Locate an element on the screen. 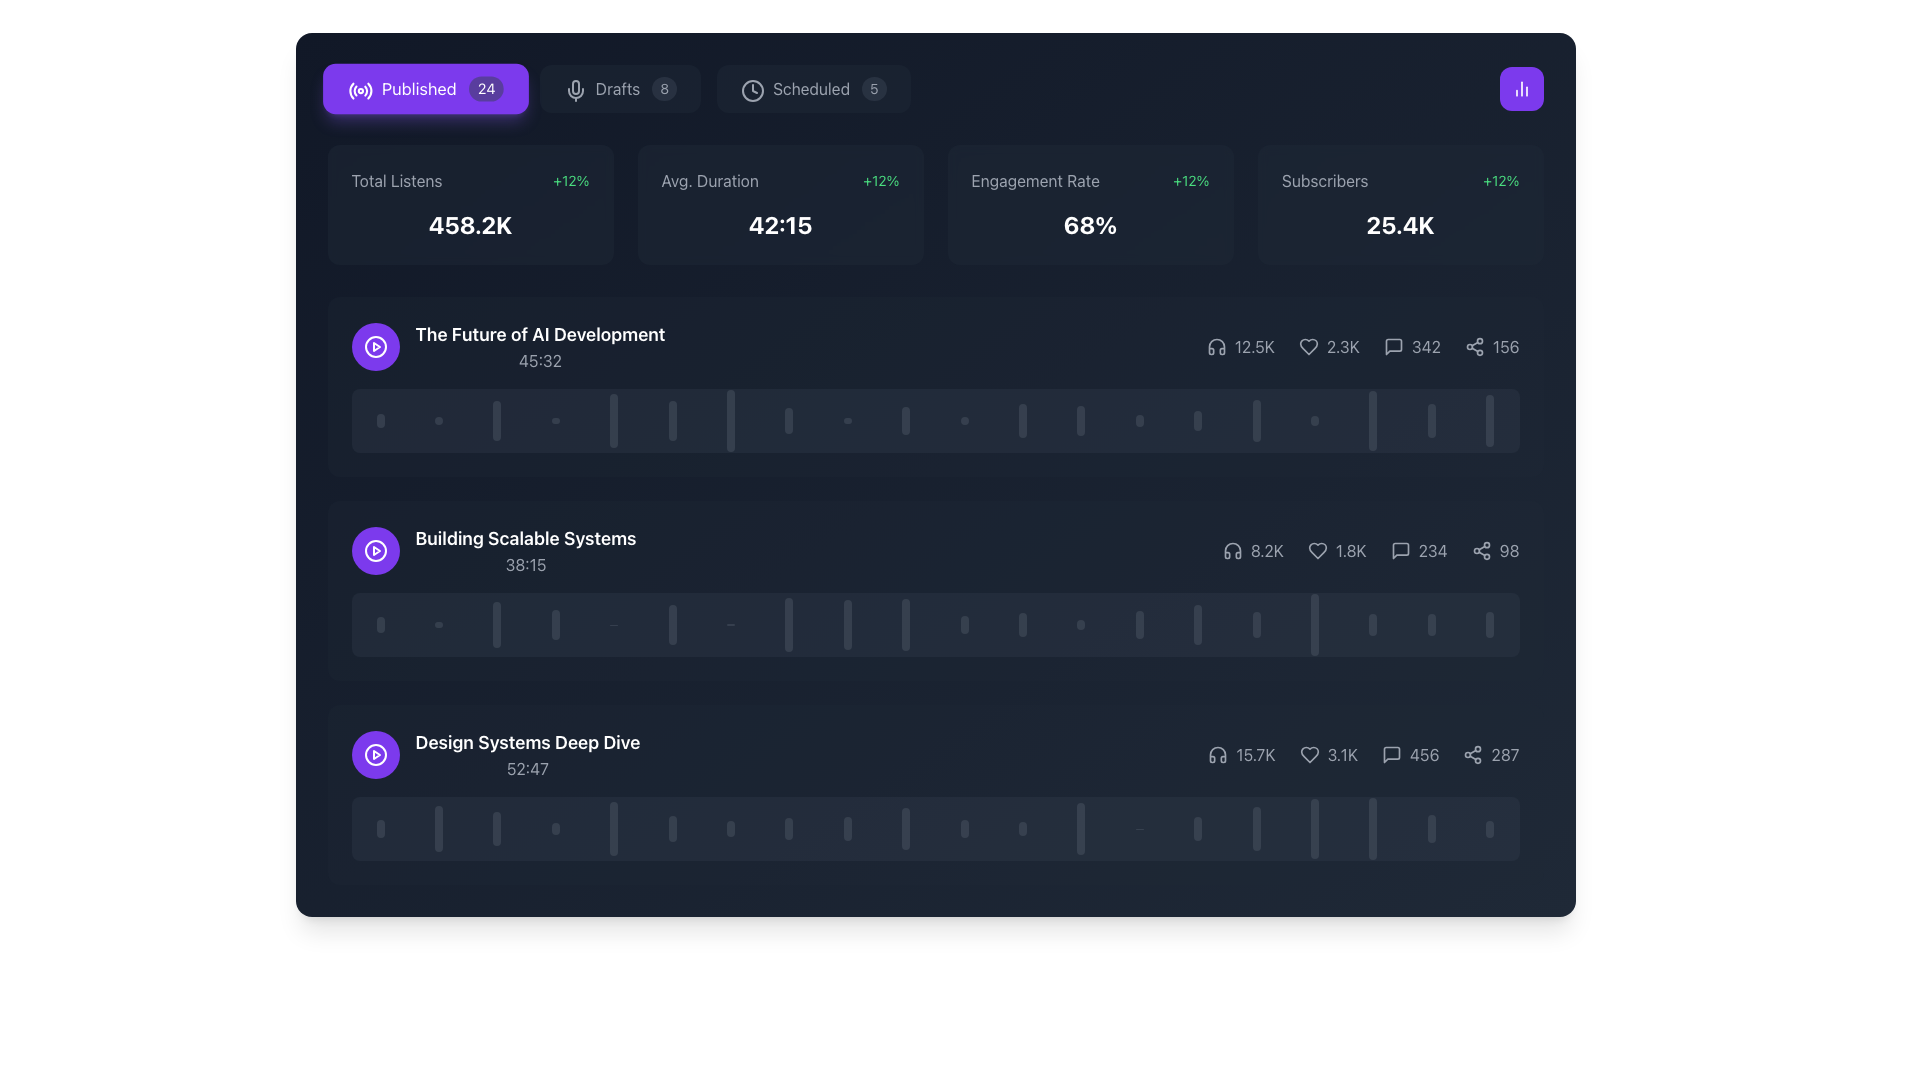 Image resolution: width=1920 pixels, height=1080 pixels. the visual pattern of the waveform or progress bar located in the middle section of the card labeled 'The Future of AI Development', which is the only elongated rectangular shape in this specific card is located at coordinates (934, 419).